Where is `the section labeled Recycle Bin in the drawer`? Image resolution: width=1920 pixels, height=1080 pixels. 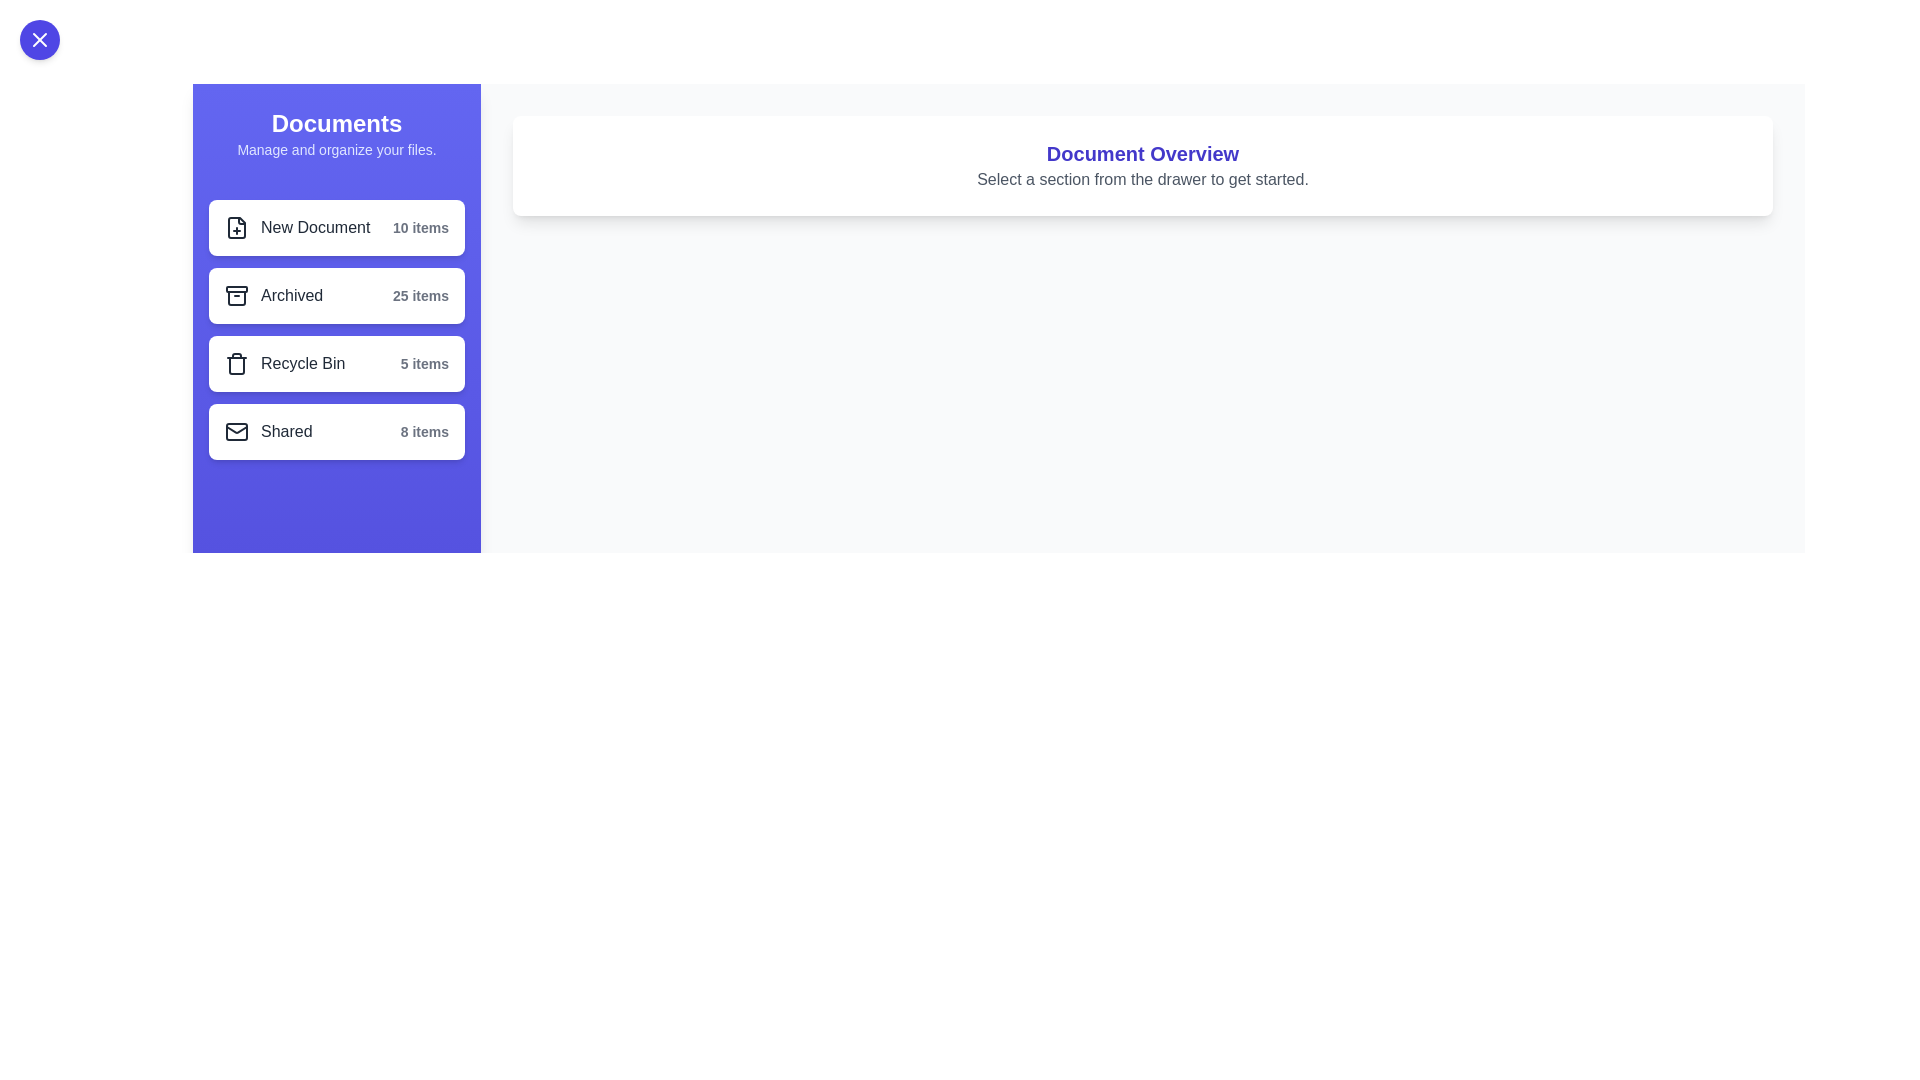 the section labeled Recycle Bin in the drawer is located at coordinates (336, 363).